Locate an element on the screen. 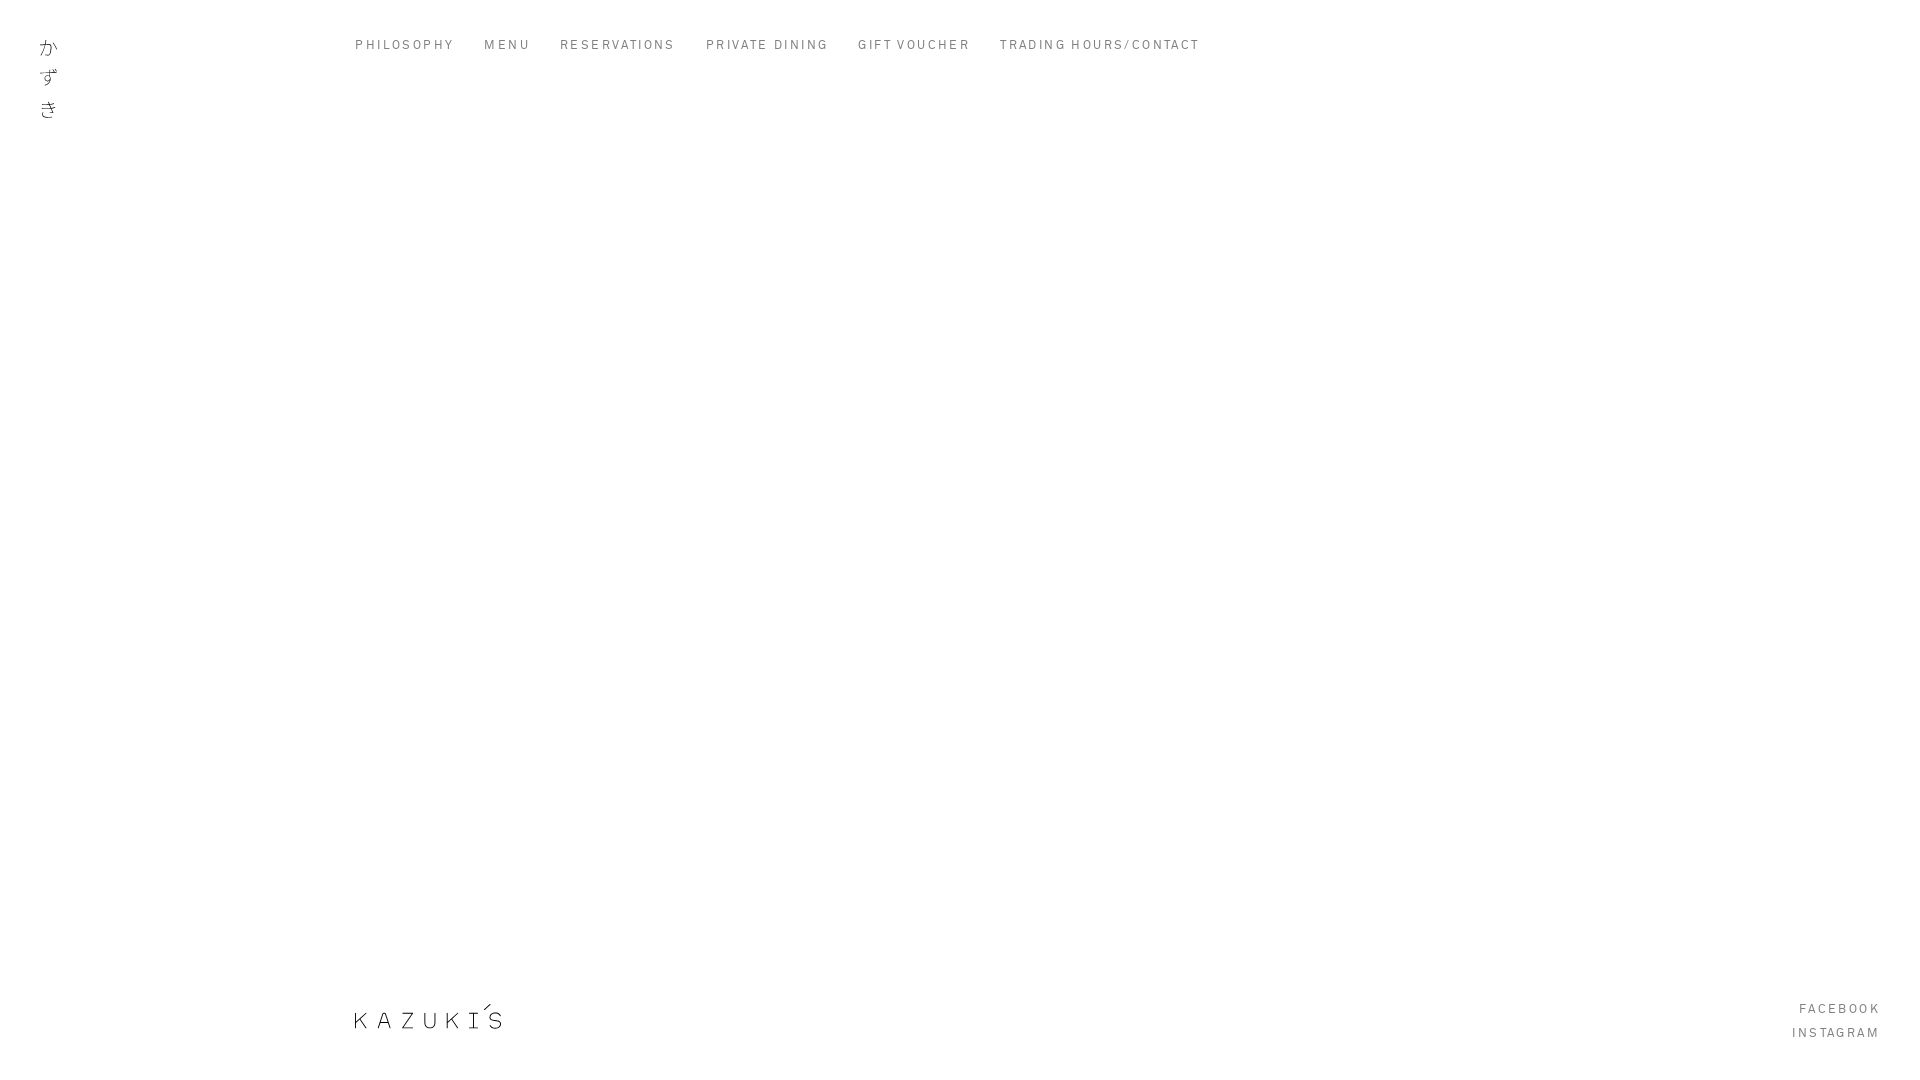 This screenshot has height=1080, width=1920. 'RESERVATIONS' is located at coordinates (617, 45).